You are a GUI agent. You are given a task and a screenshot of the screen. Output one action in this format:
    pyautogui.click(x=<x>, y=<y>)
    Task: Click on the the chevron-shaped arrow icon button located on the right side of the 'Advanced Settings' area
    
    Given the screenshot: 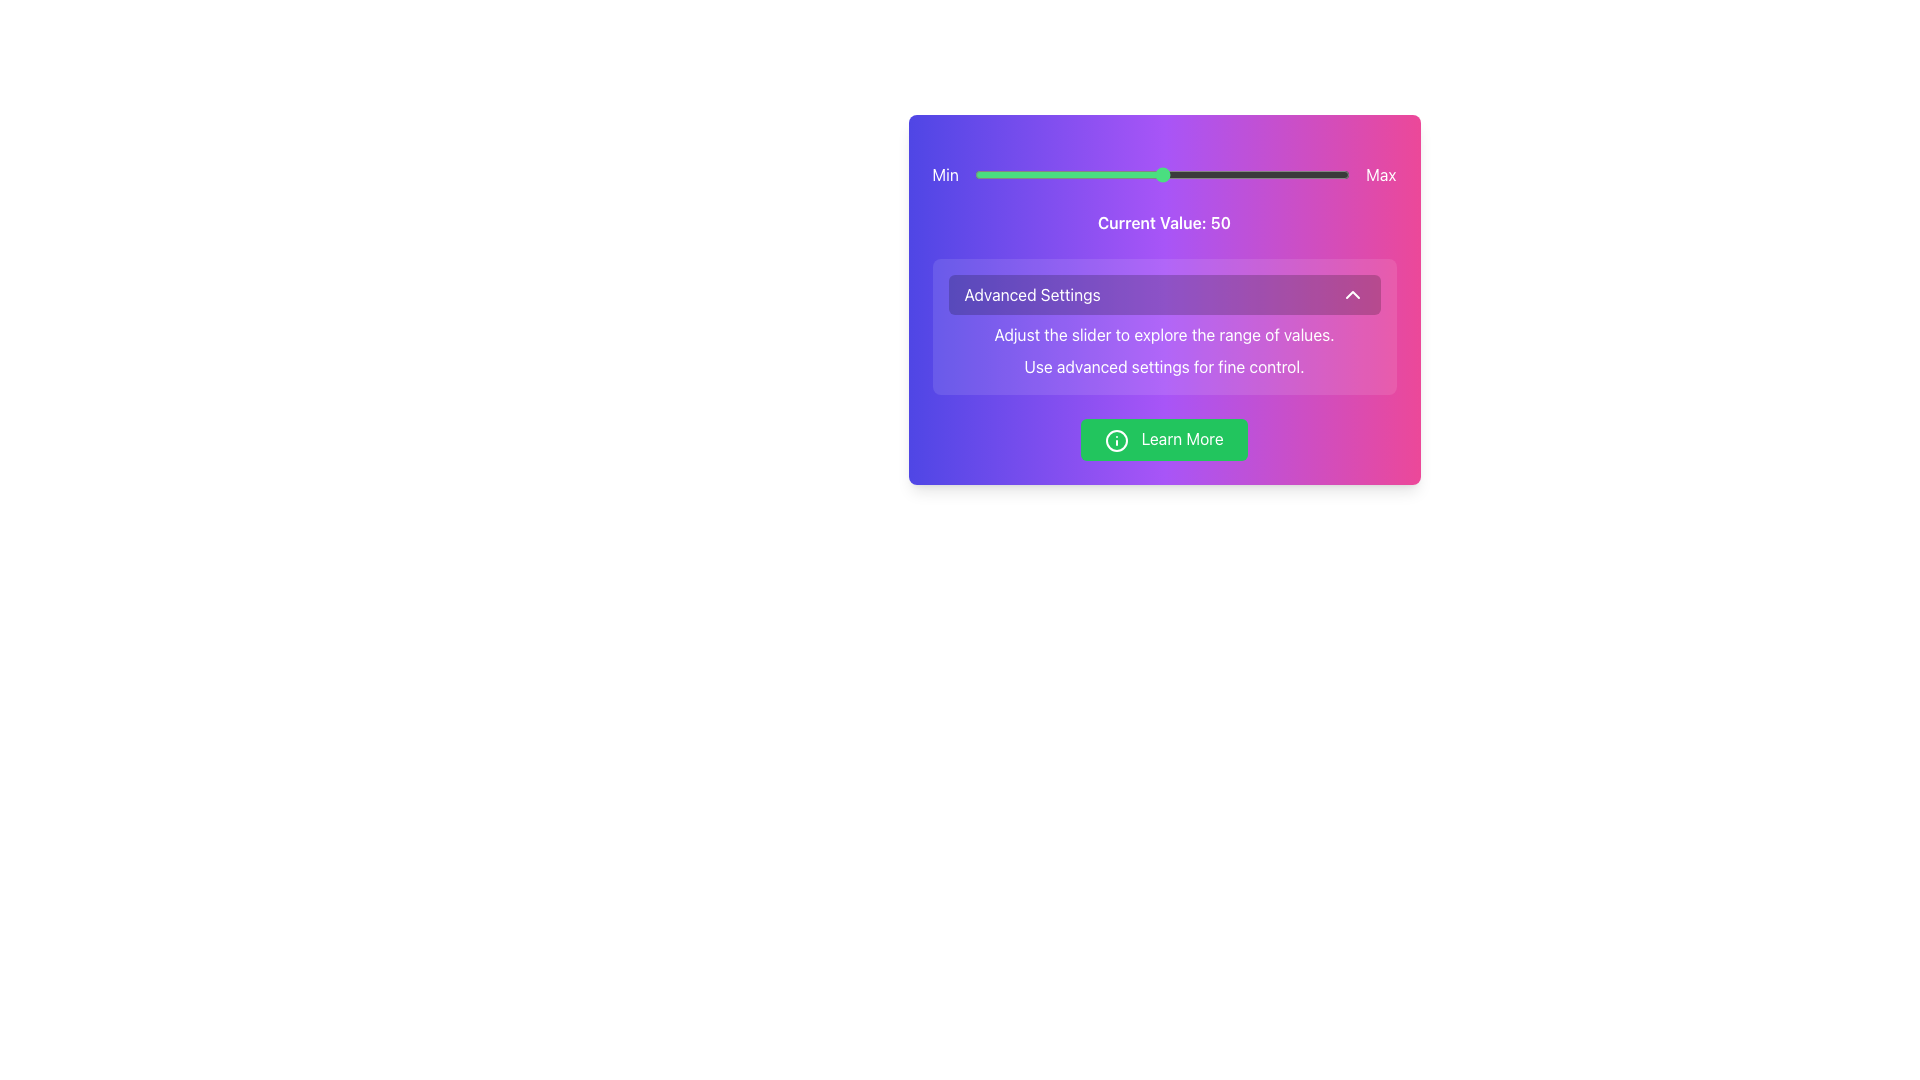 What is the action you would take?
    pyautogui.click(x=1352, y=294)
    